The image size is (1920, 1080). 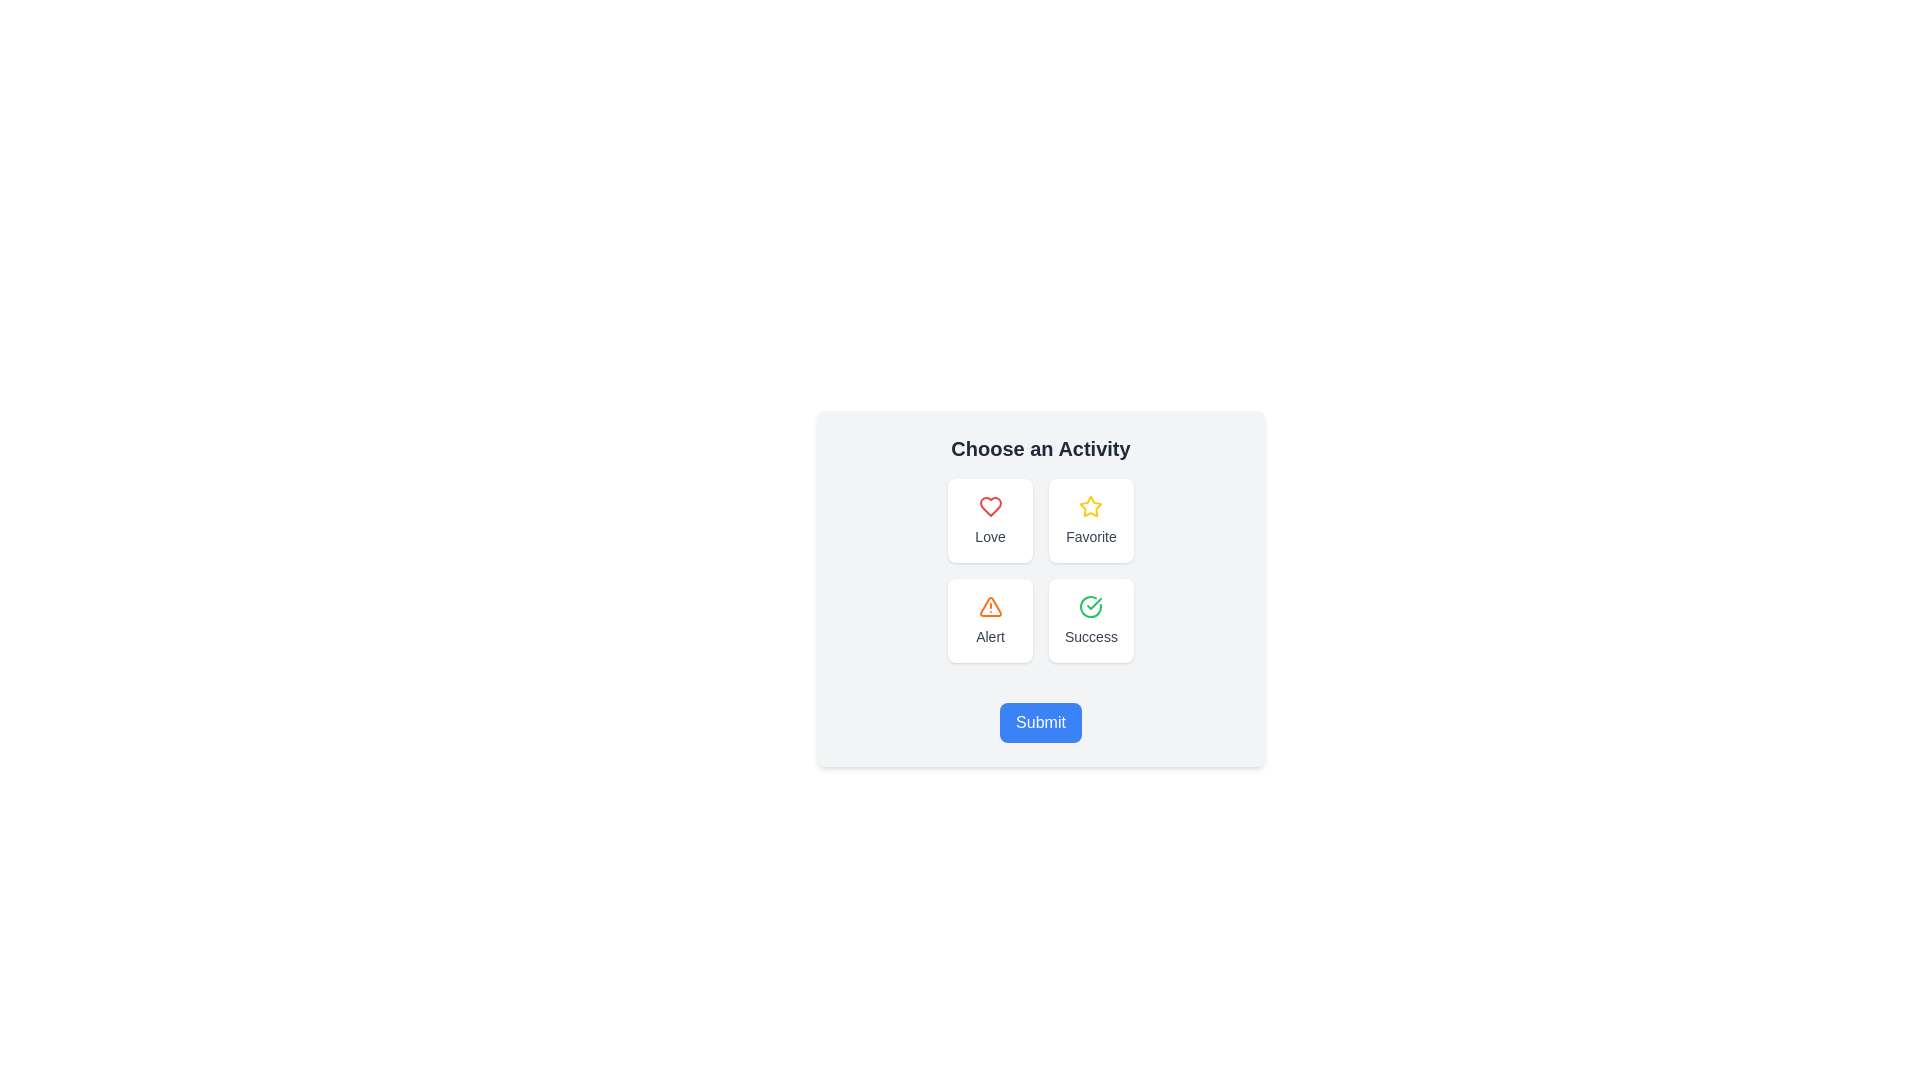 What do you see at coordinates (1090, 620) in the screenshot?
I see `the Card Button displaying a green check mark and the text 'Success' located in the bottom-right position of the grid under 'Choose an Activity'` at bounding box center [1090, 620].